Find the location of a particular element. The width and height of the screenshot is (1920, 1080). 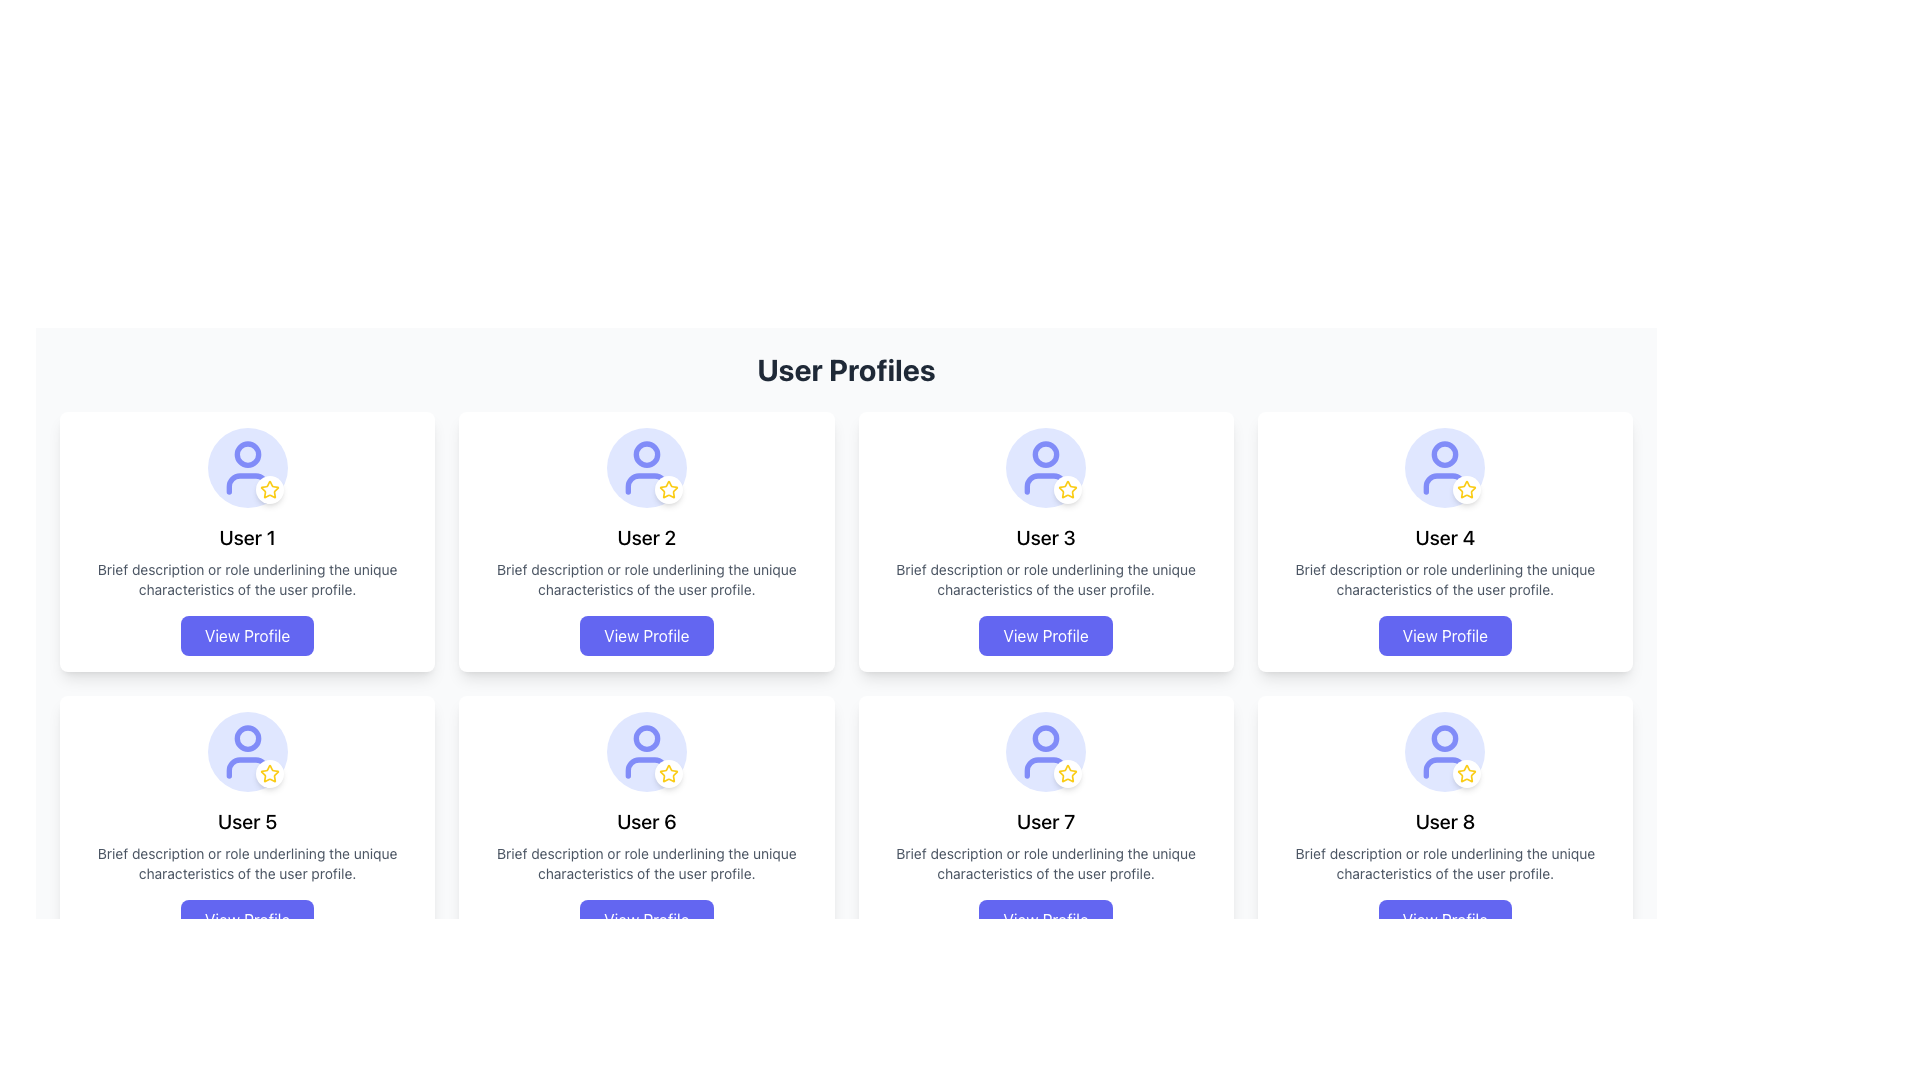

the star icon representing a rating for 'User 6' located in the bottom-right corner above 'View Profile' is located at coordinates (668, 773).